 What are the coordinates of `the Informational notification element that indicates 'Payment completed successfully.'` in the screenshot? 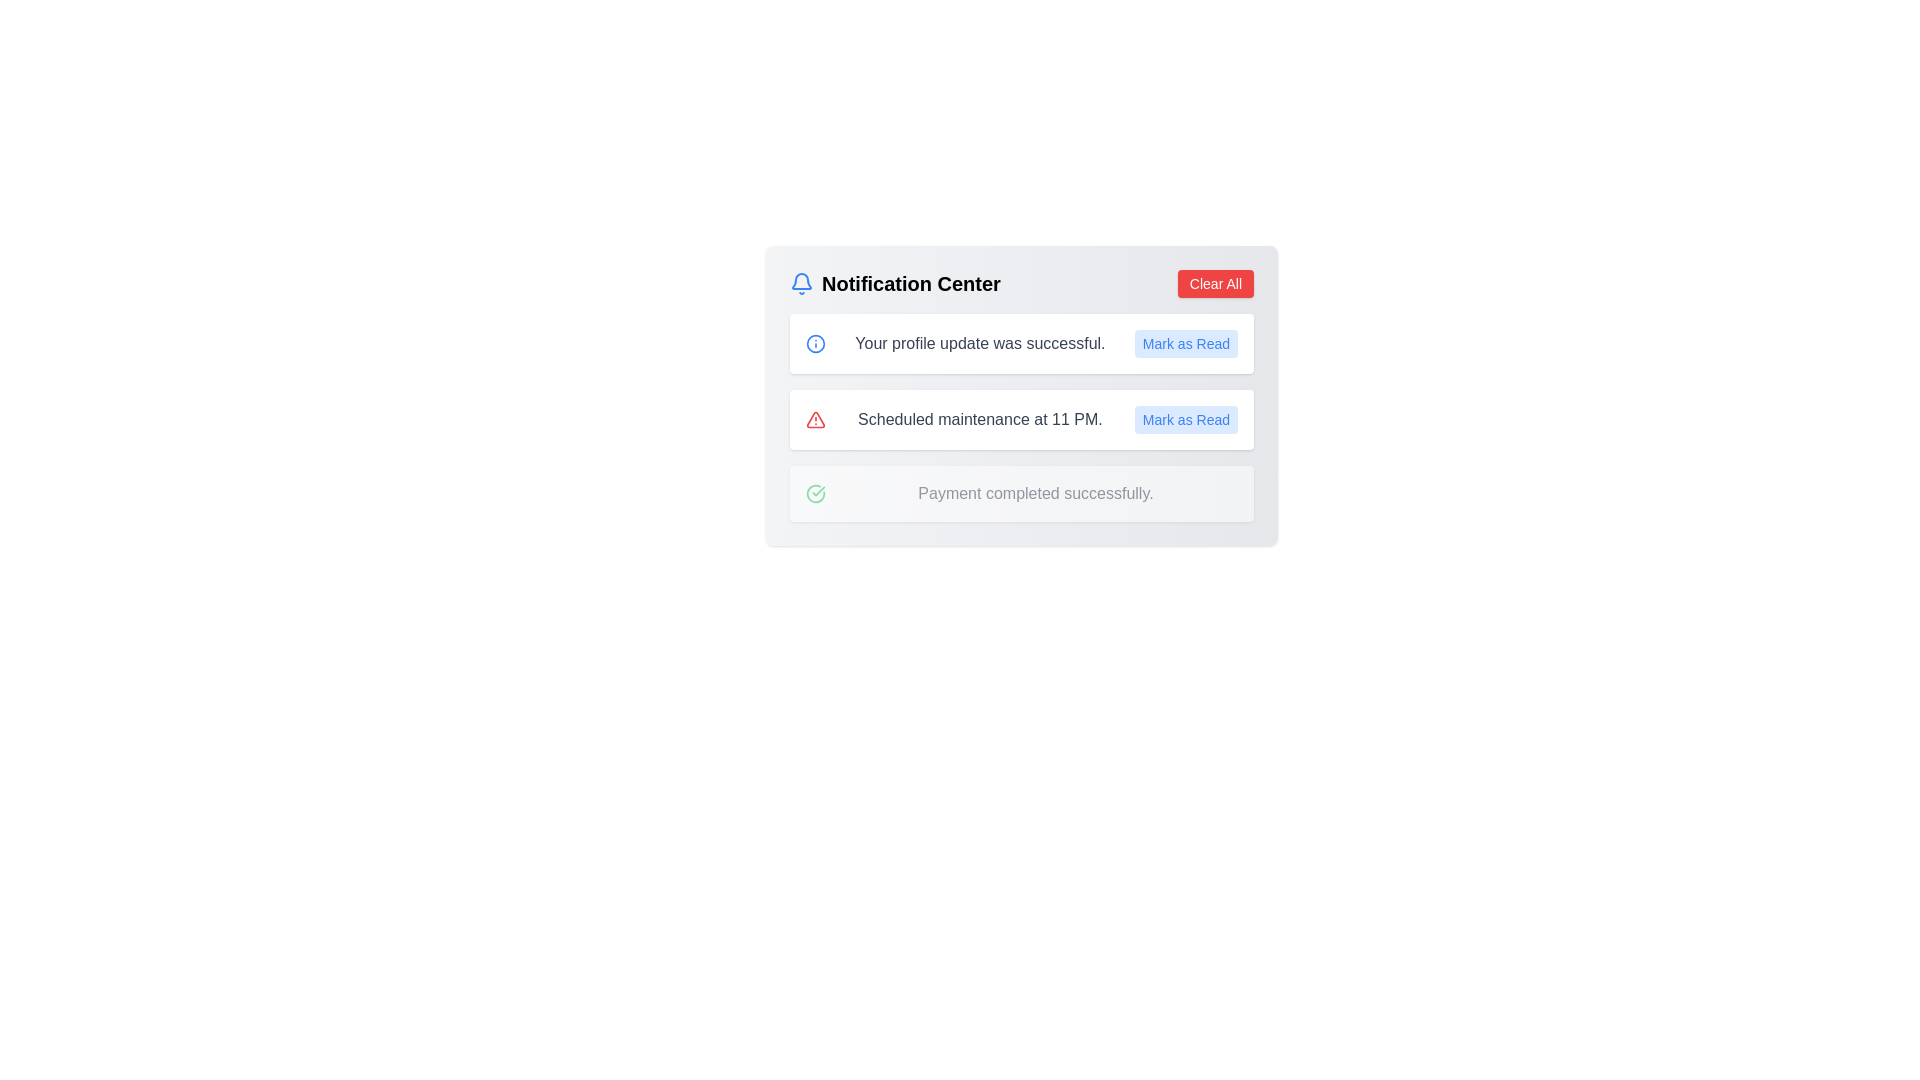 It's located at (1022, 493).